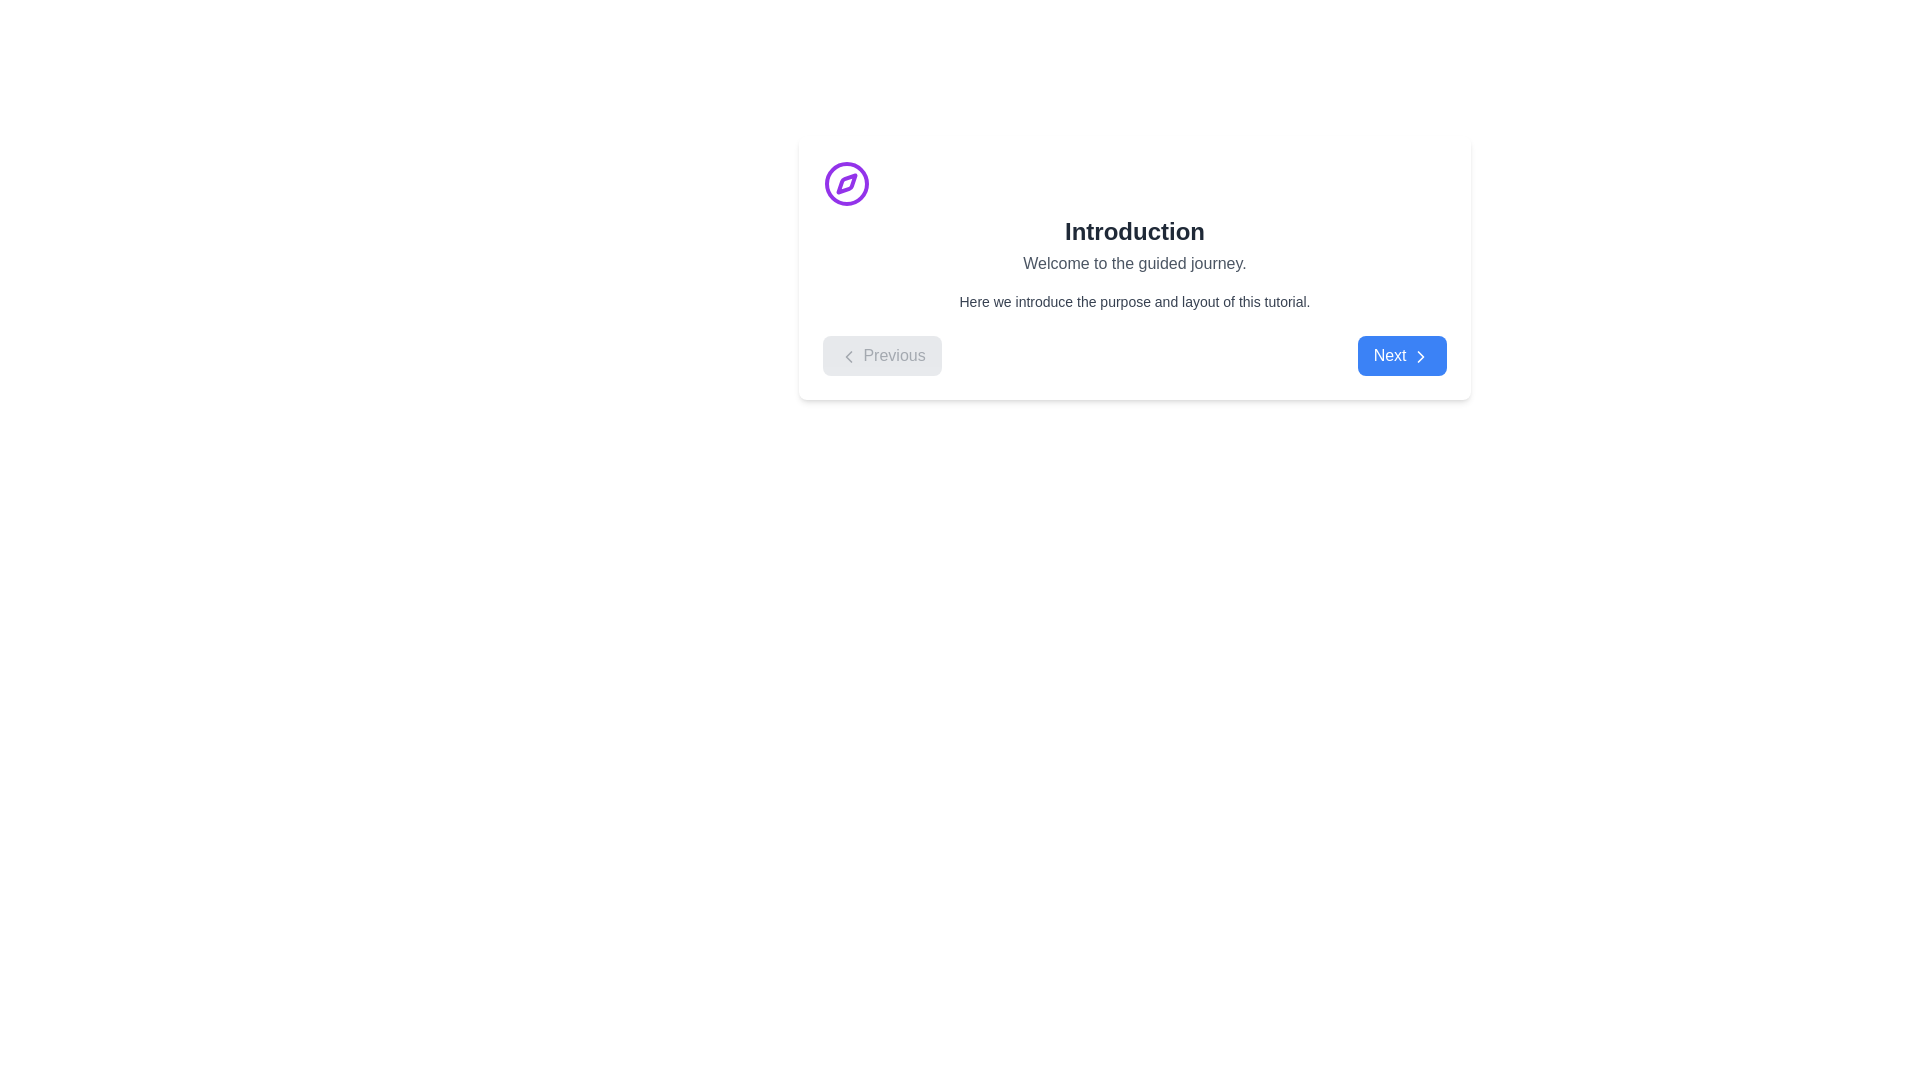 The image size is (1920, 1080). What do you see at coordinates (846, 184) in the screenshot?
I see `the inner segment of the compass icon located on the leftmost side of the card component in the center of the page` at bounding box center [846, 184].